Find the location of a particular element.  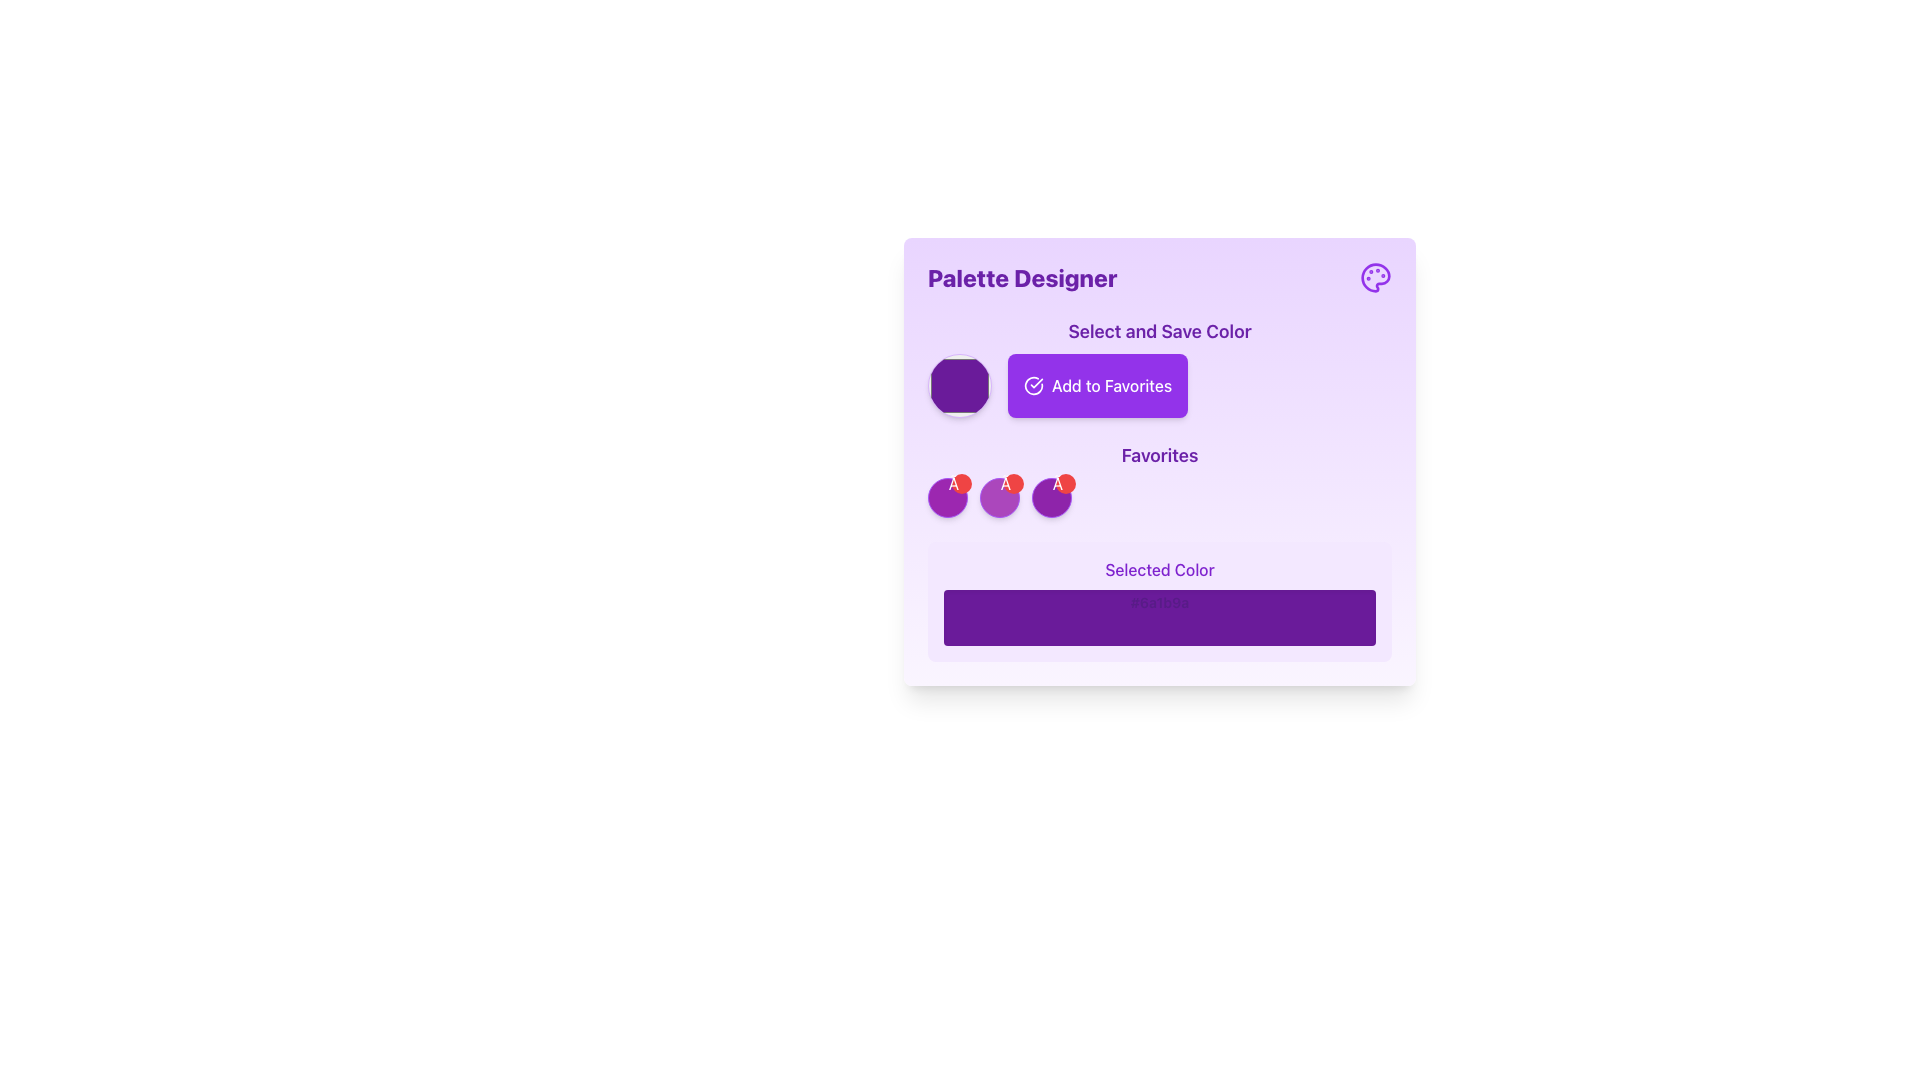

the vibrant purple Color selector button is located at coordinates (960, 385).